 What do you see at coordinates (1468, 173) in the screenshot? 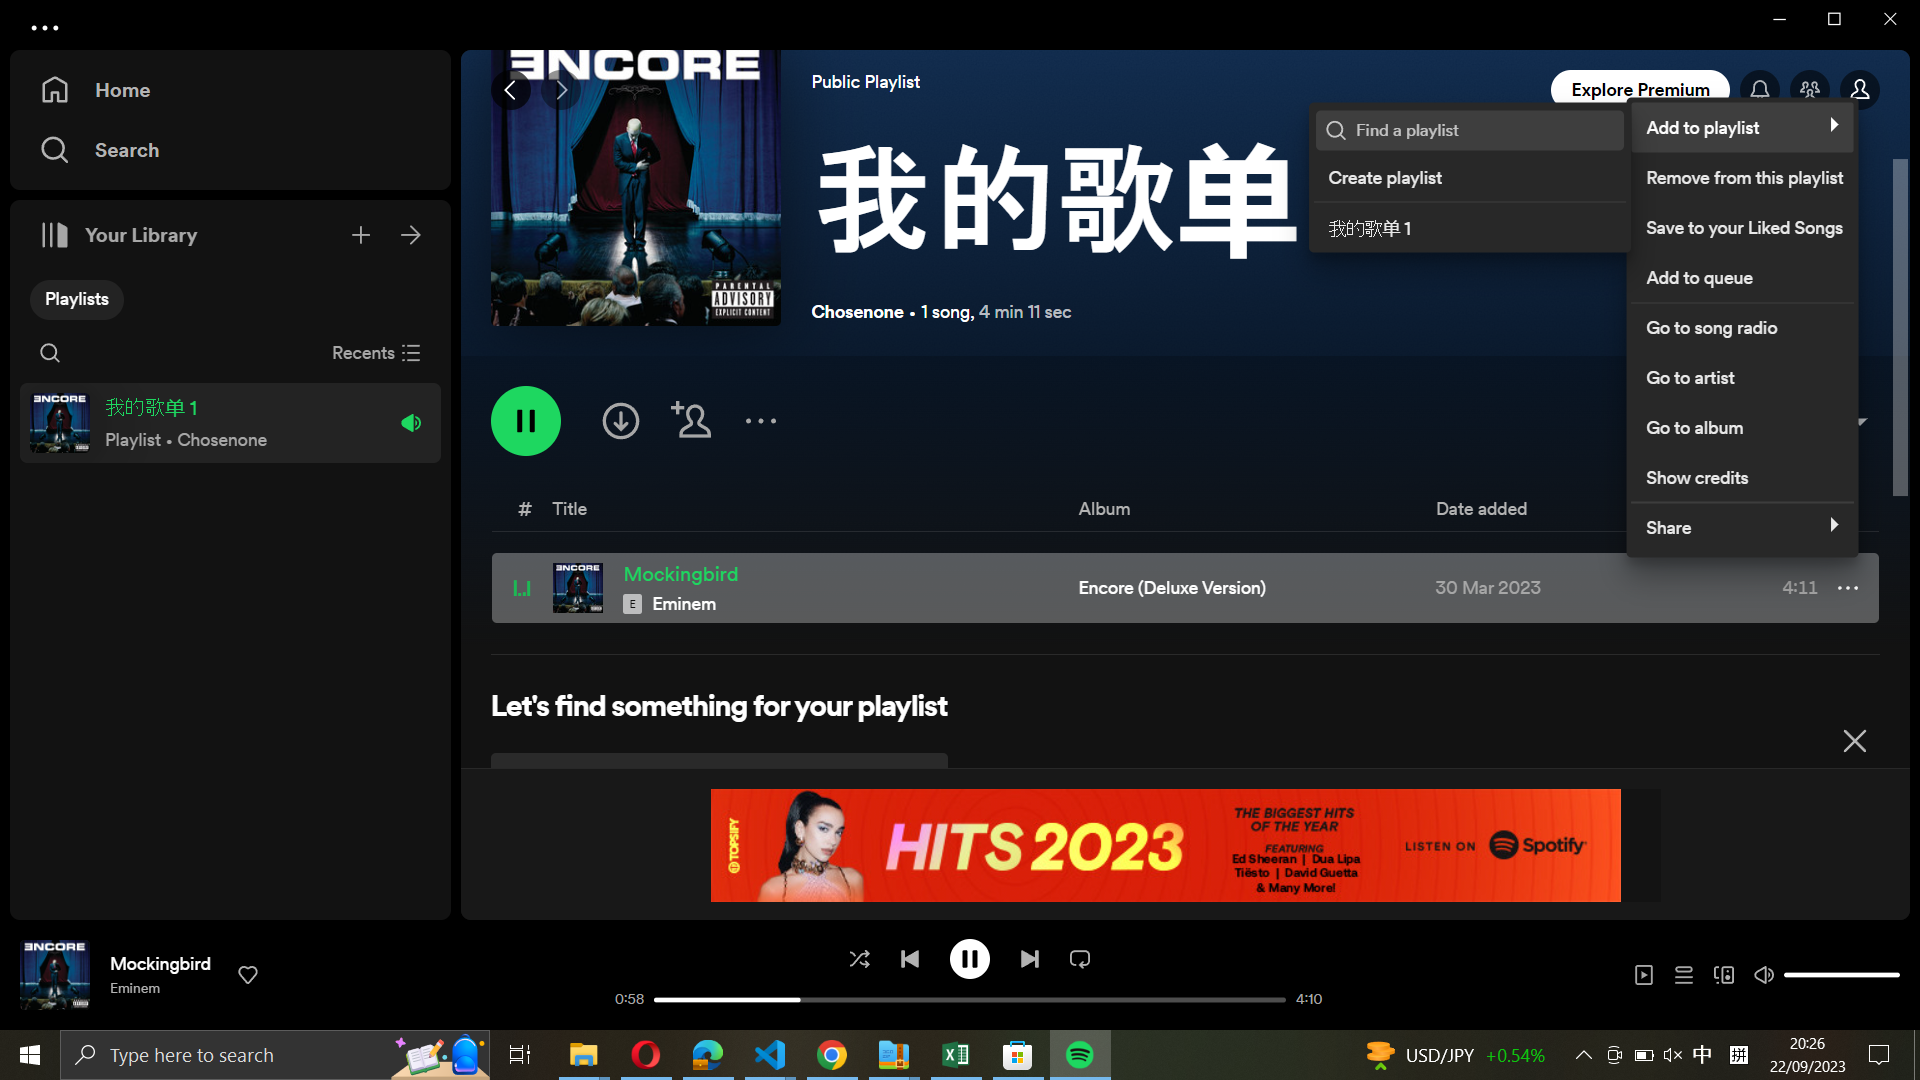
I see `Create a new playlist named "post rock` at bounding box center [1468, 173].